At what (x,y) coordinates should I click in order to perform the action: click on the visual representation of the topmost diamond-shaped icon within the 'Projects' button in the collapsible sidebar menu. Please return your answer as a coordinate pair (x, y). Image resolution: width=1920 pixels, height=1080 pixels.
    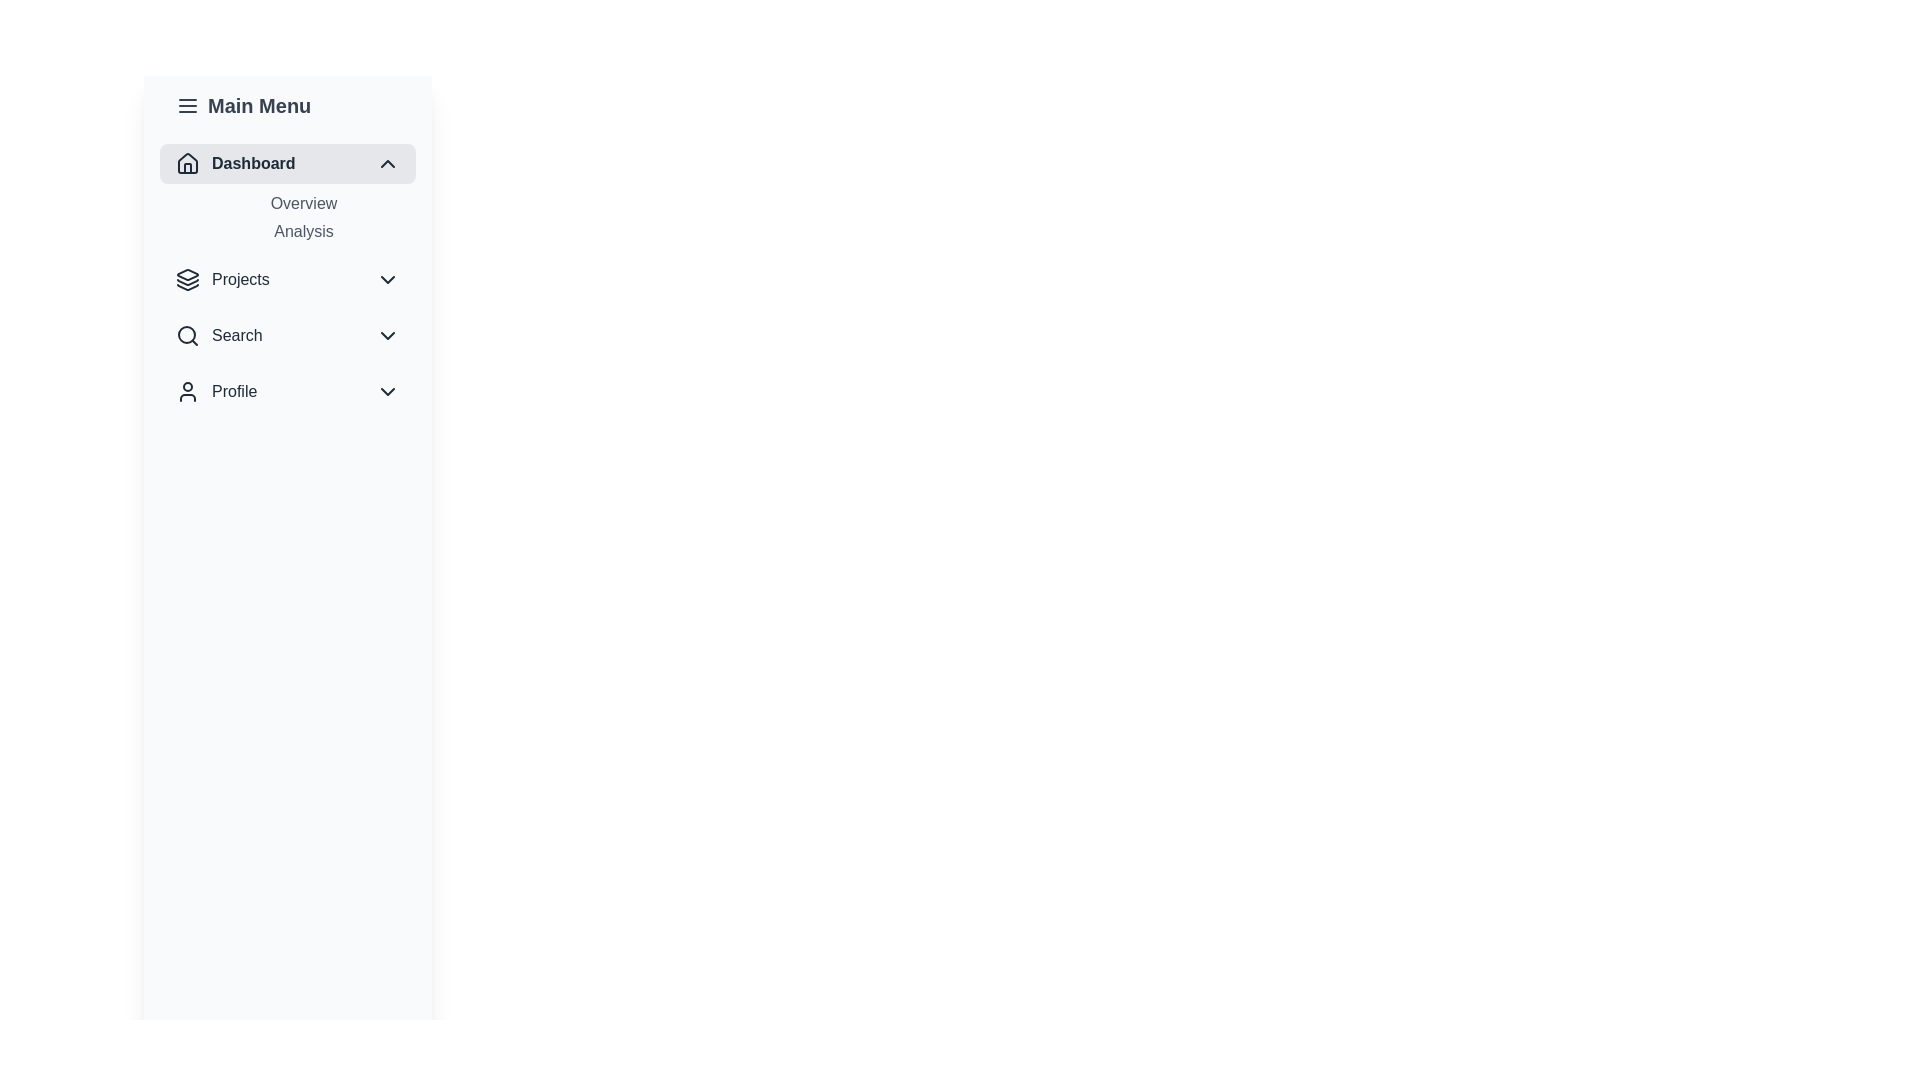
    Looking at the image, I should click on (187, 274).